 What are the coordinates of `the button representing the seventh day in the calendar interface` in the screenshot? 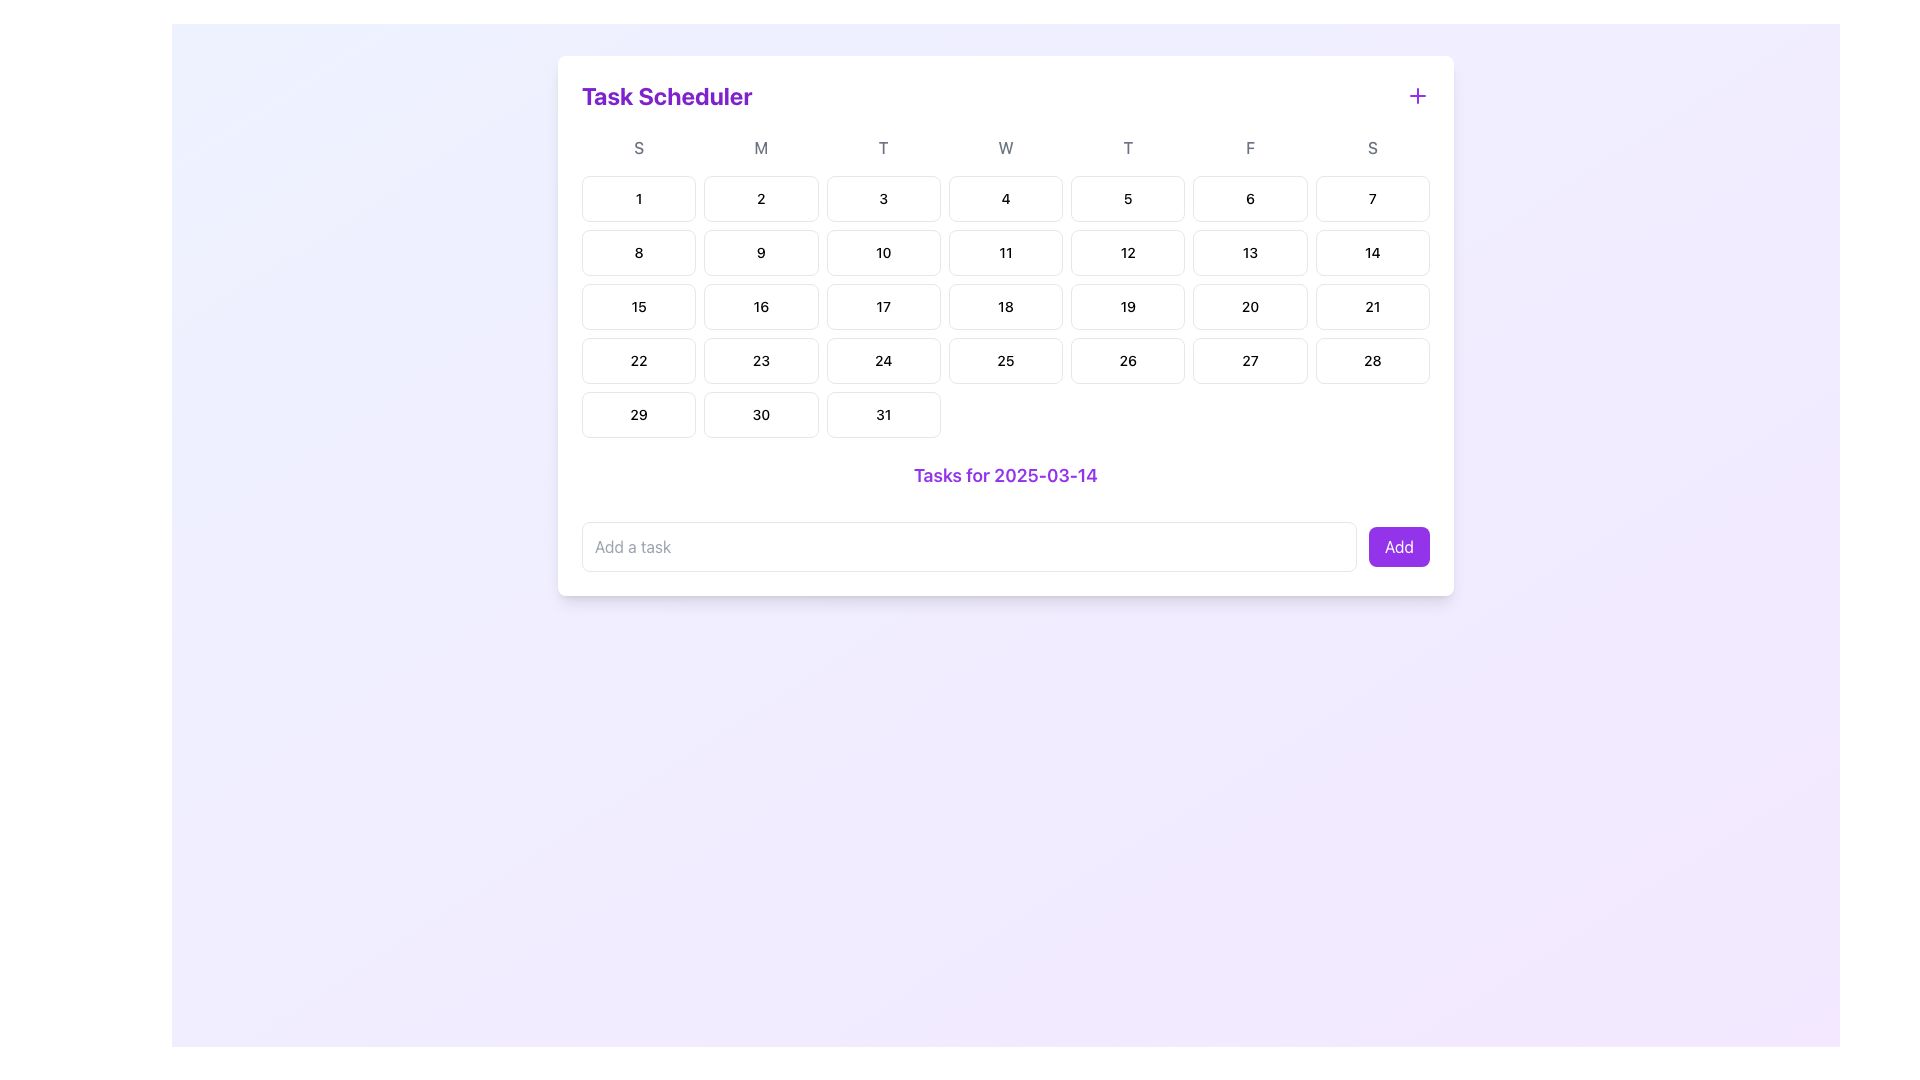 It's located at (1371, 199).